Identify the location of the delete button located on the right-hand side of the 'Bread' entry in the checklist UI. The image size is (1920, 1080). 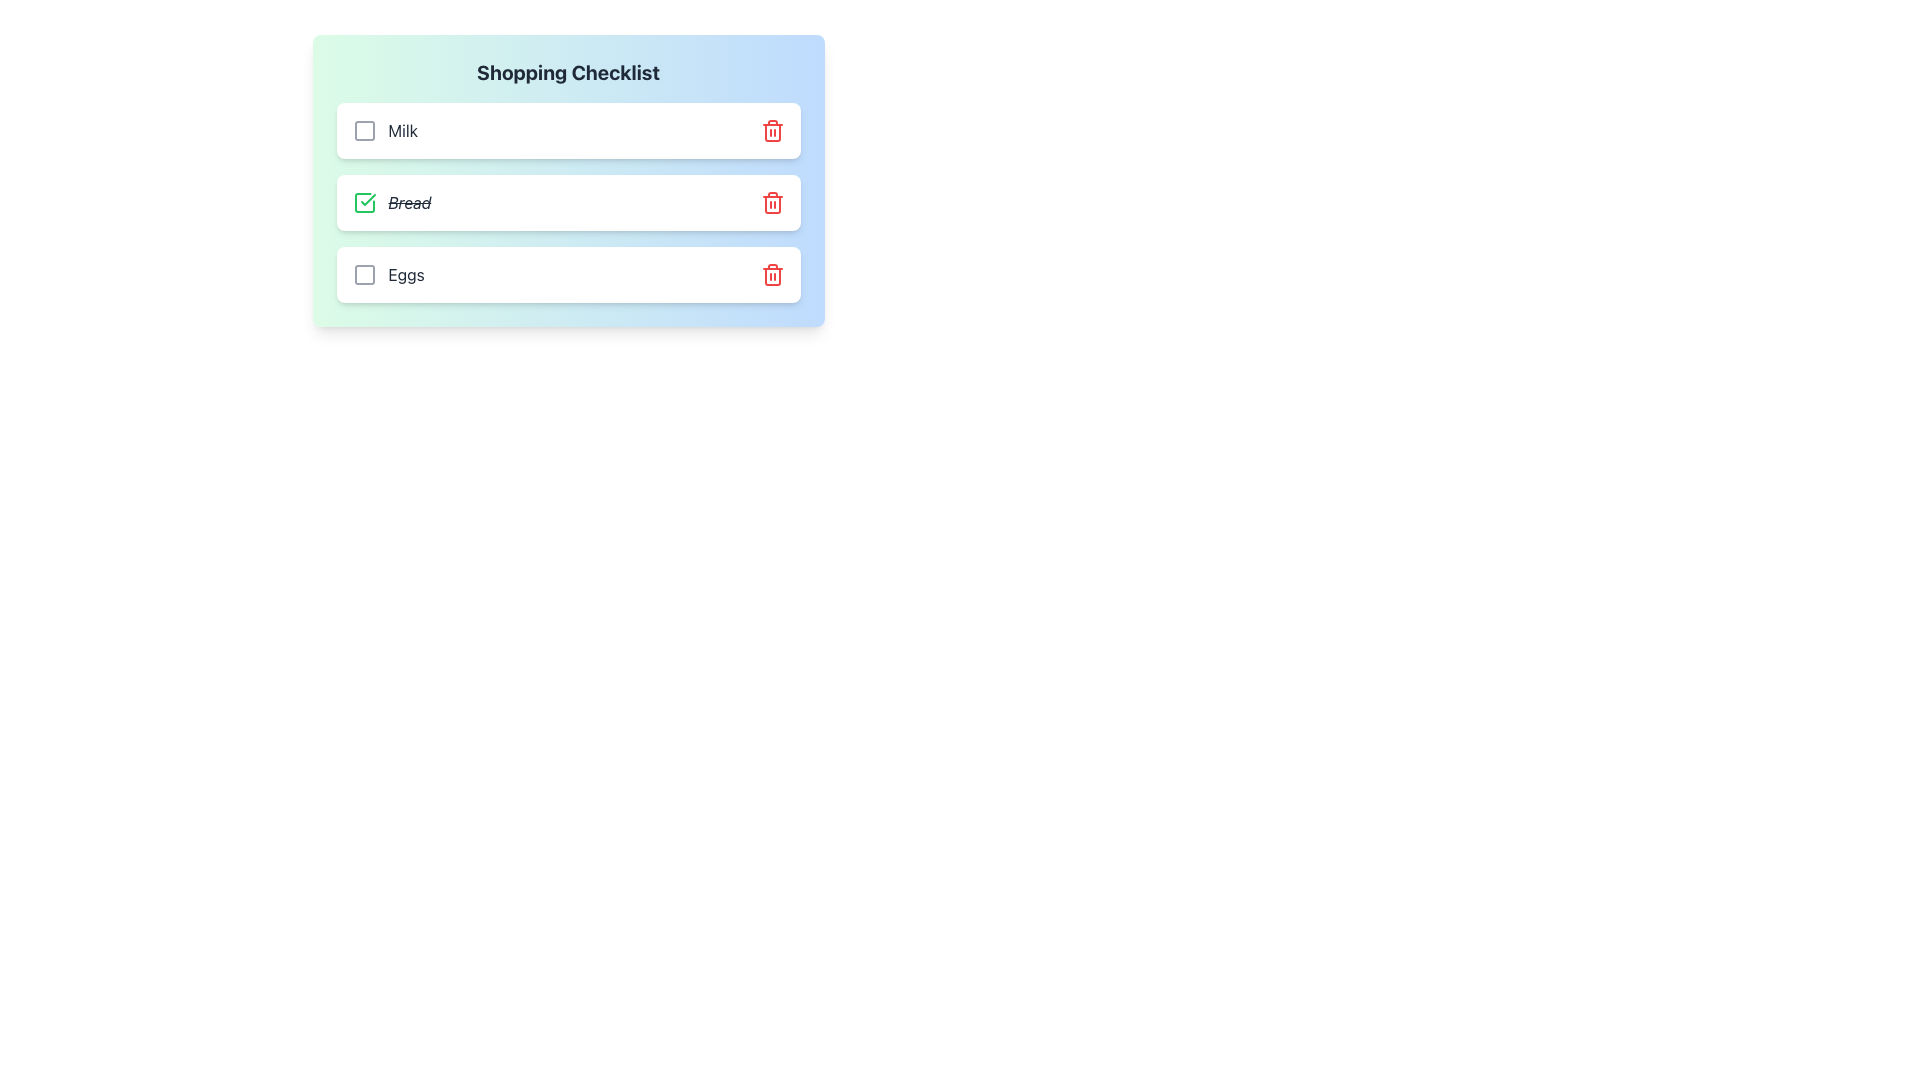
(771, 203).